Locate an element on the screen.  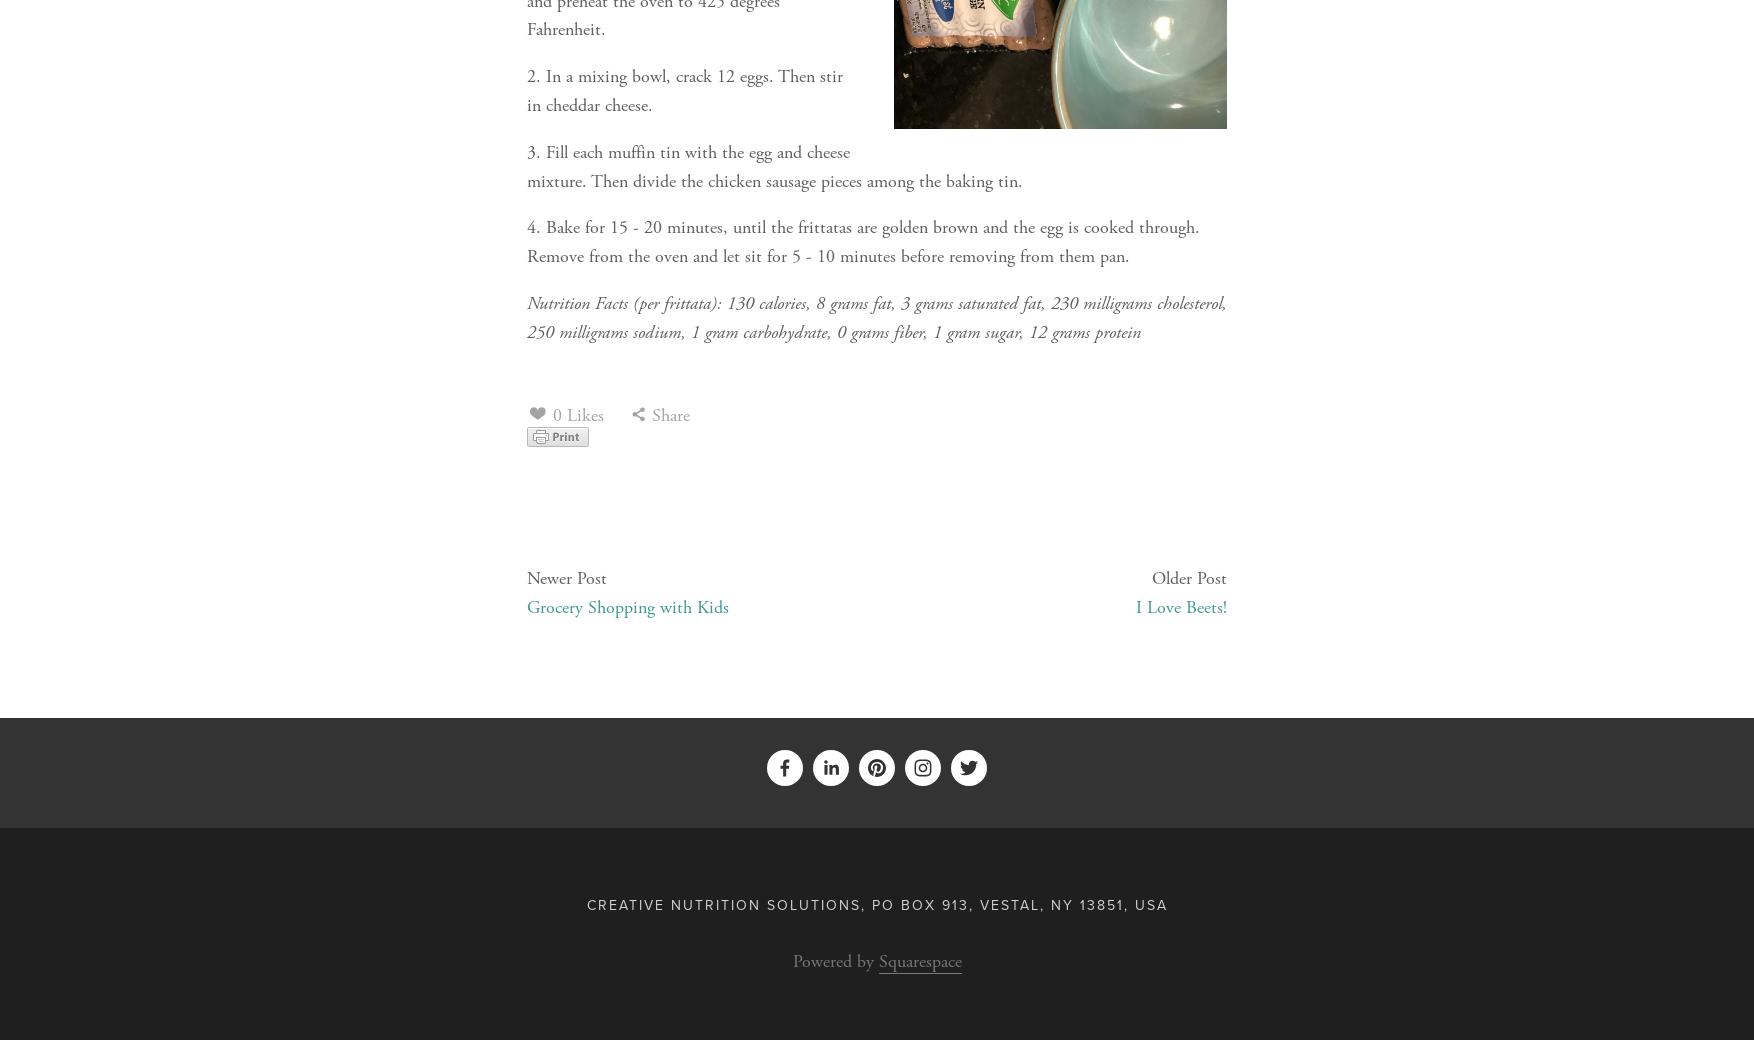
'4. Bake for 15 - 20 minutes, until the frittatas are golden brown and the egg is cooked through. Remove from the oven and let sit for 5 - 10 minutes before removing from them pan.' is located at coordinates (862, 242).